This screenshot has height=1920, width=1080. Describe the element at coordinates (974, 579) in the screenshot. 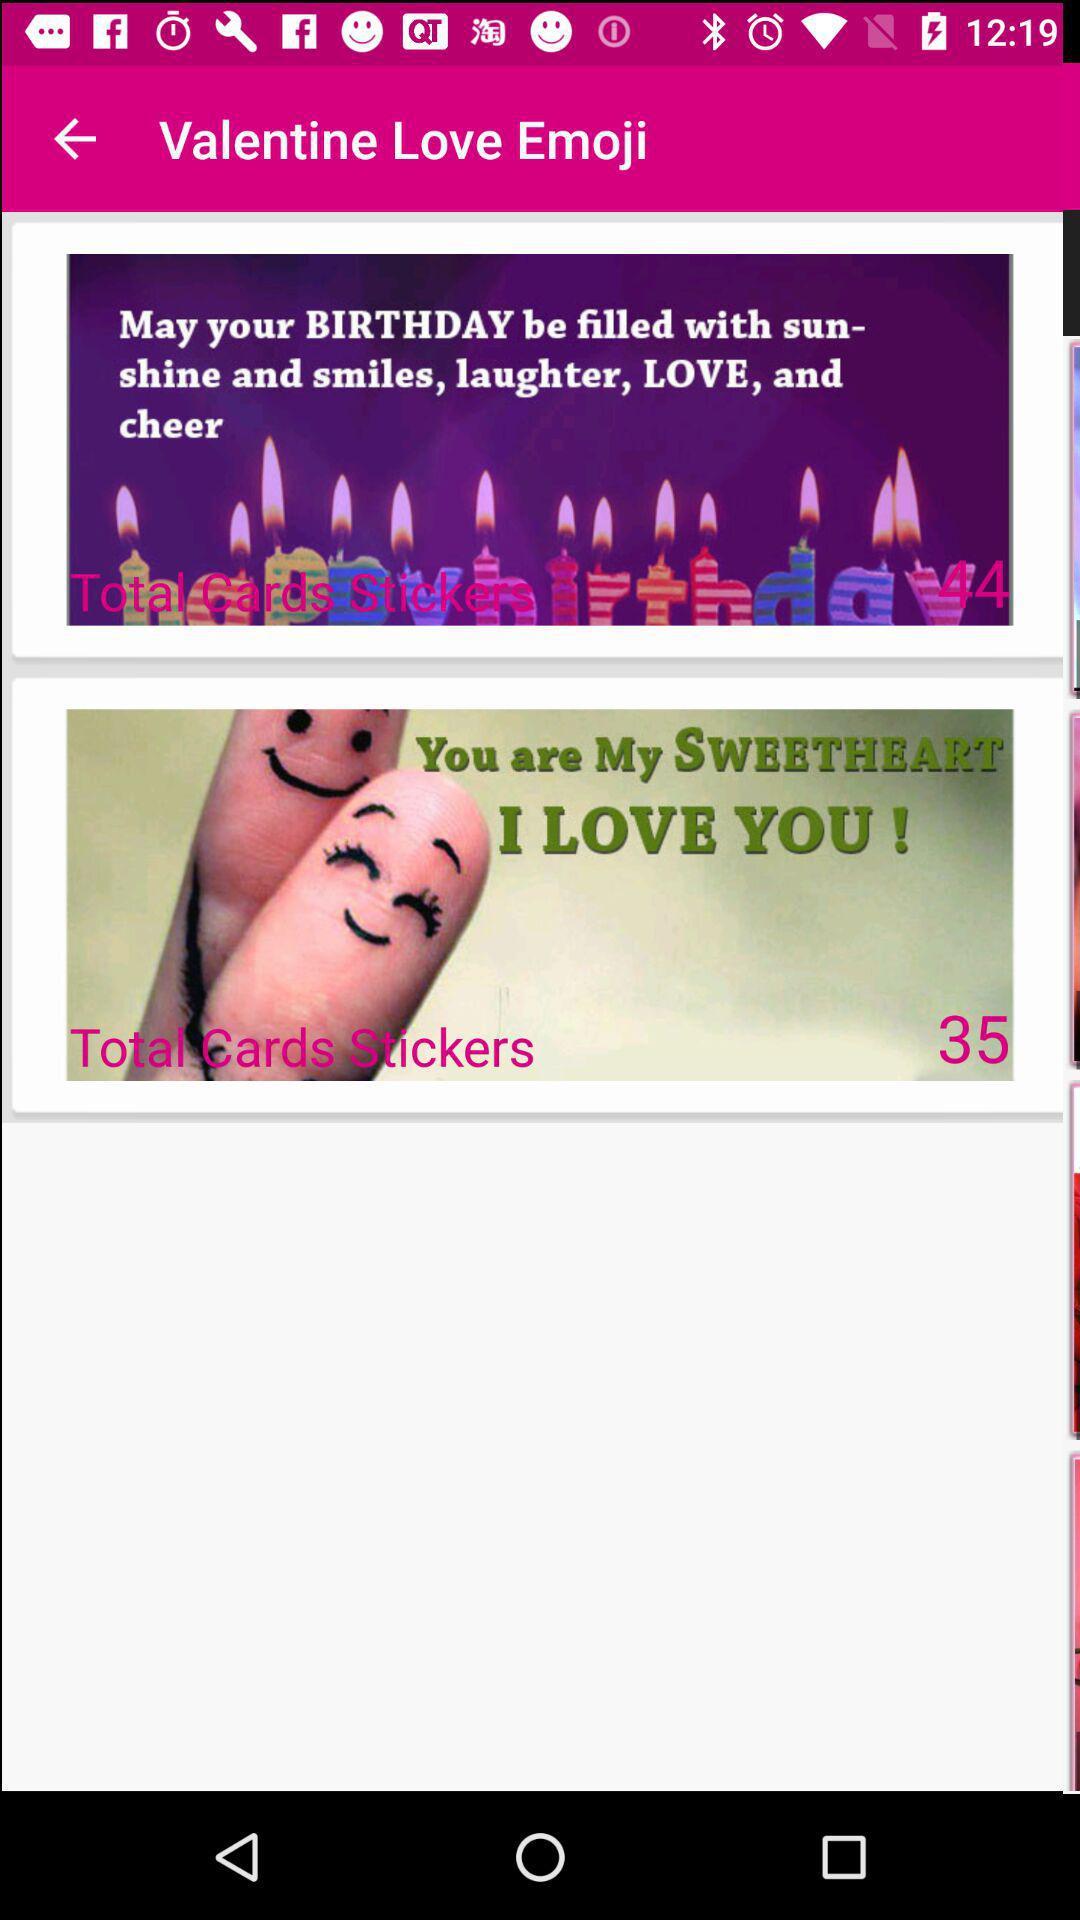

I see `the item to the right of total cards stickers item` at that location.